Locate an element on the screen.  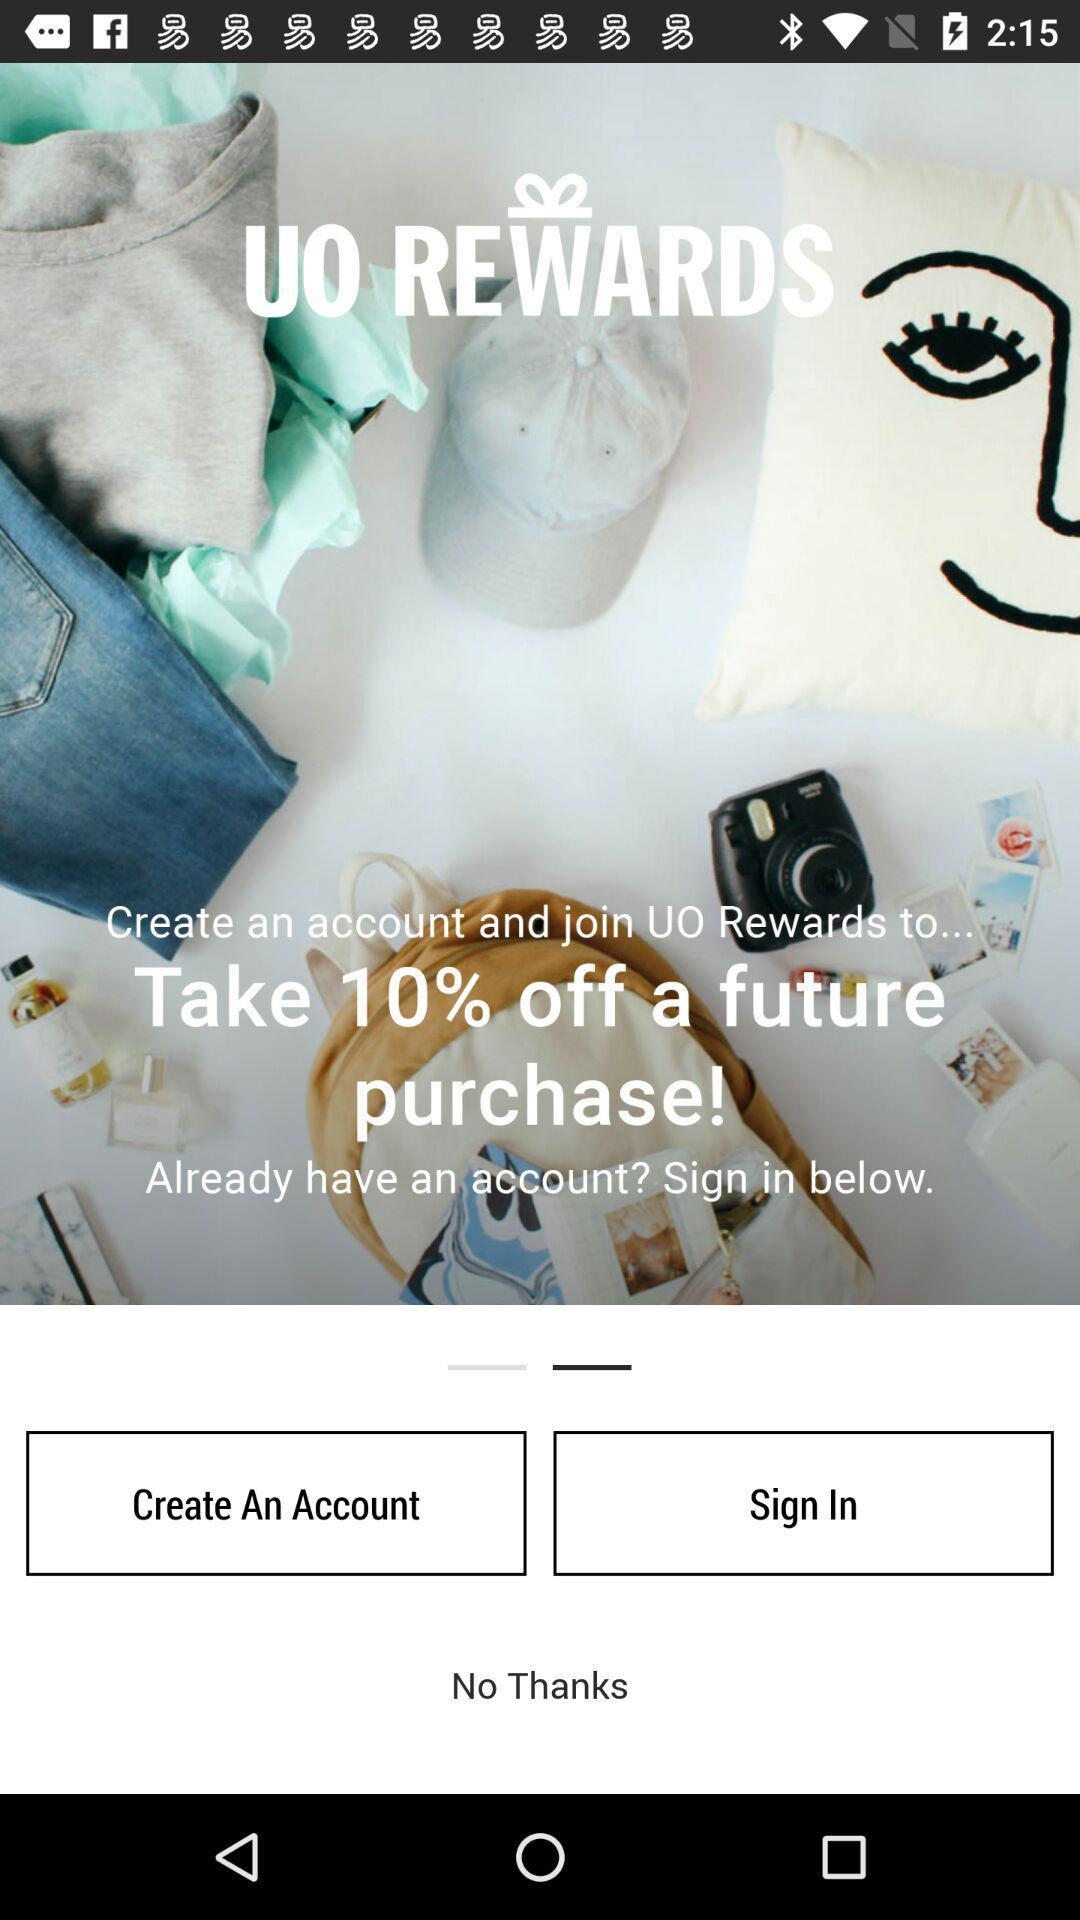
the sign in item is located at coordinates (802, 1503).